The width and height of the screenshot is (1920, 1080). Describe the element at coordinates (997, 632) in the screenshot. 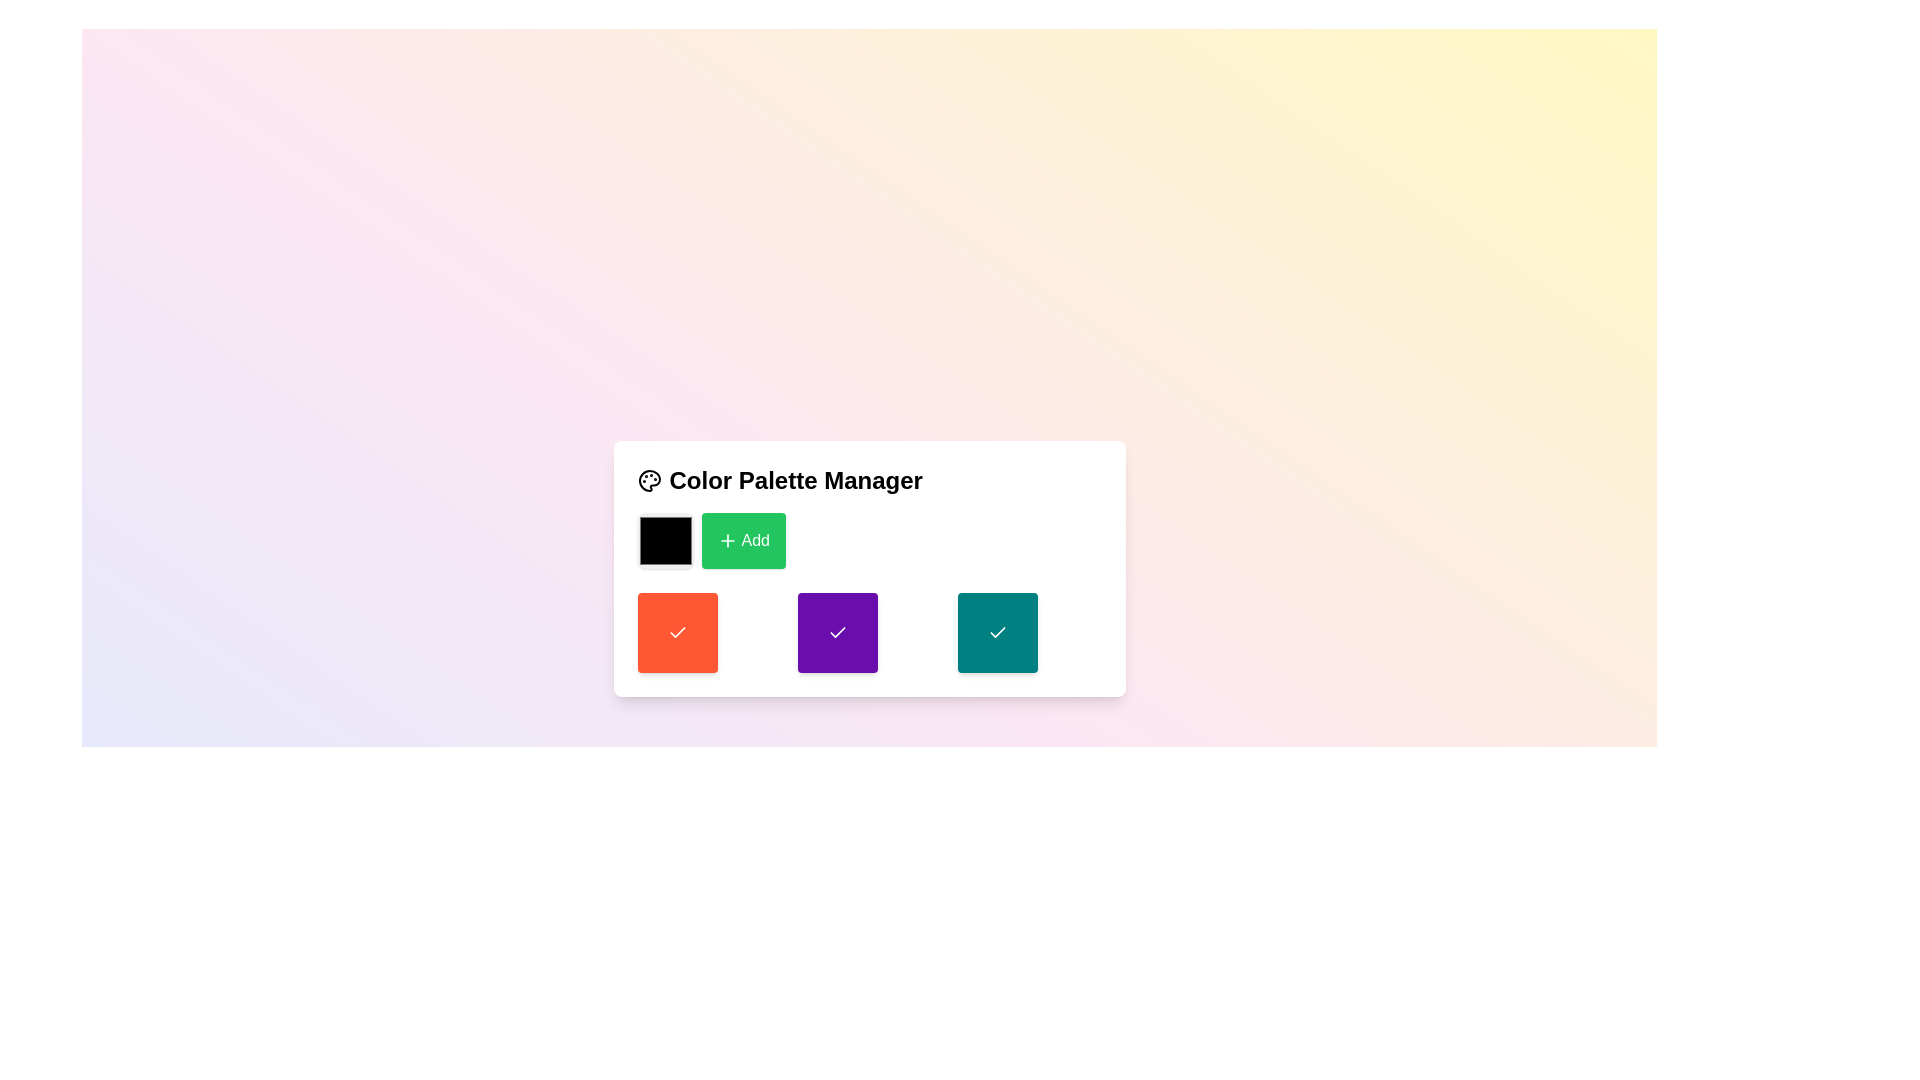

I see `the teal square button with a white checkmark icon, which is the third button in a grid layout, to trigger potential hover effects` at that location.